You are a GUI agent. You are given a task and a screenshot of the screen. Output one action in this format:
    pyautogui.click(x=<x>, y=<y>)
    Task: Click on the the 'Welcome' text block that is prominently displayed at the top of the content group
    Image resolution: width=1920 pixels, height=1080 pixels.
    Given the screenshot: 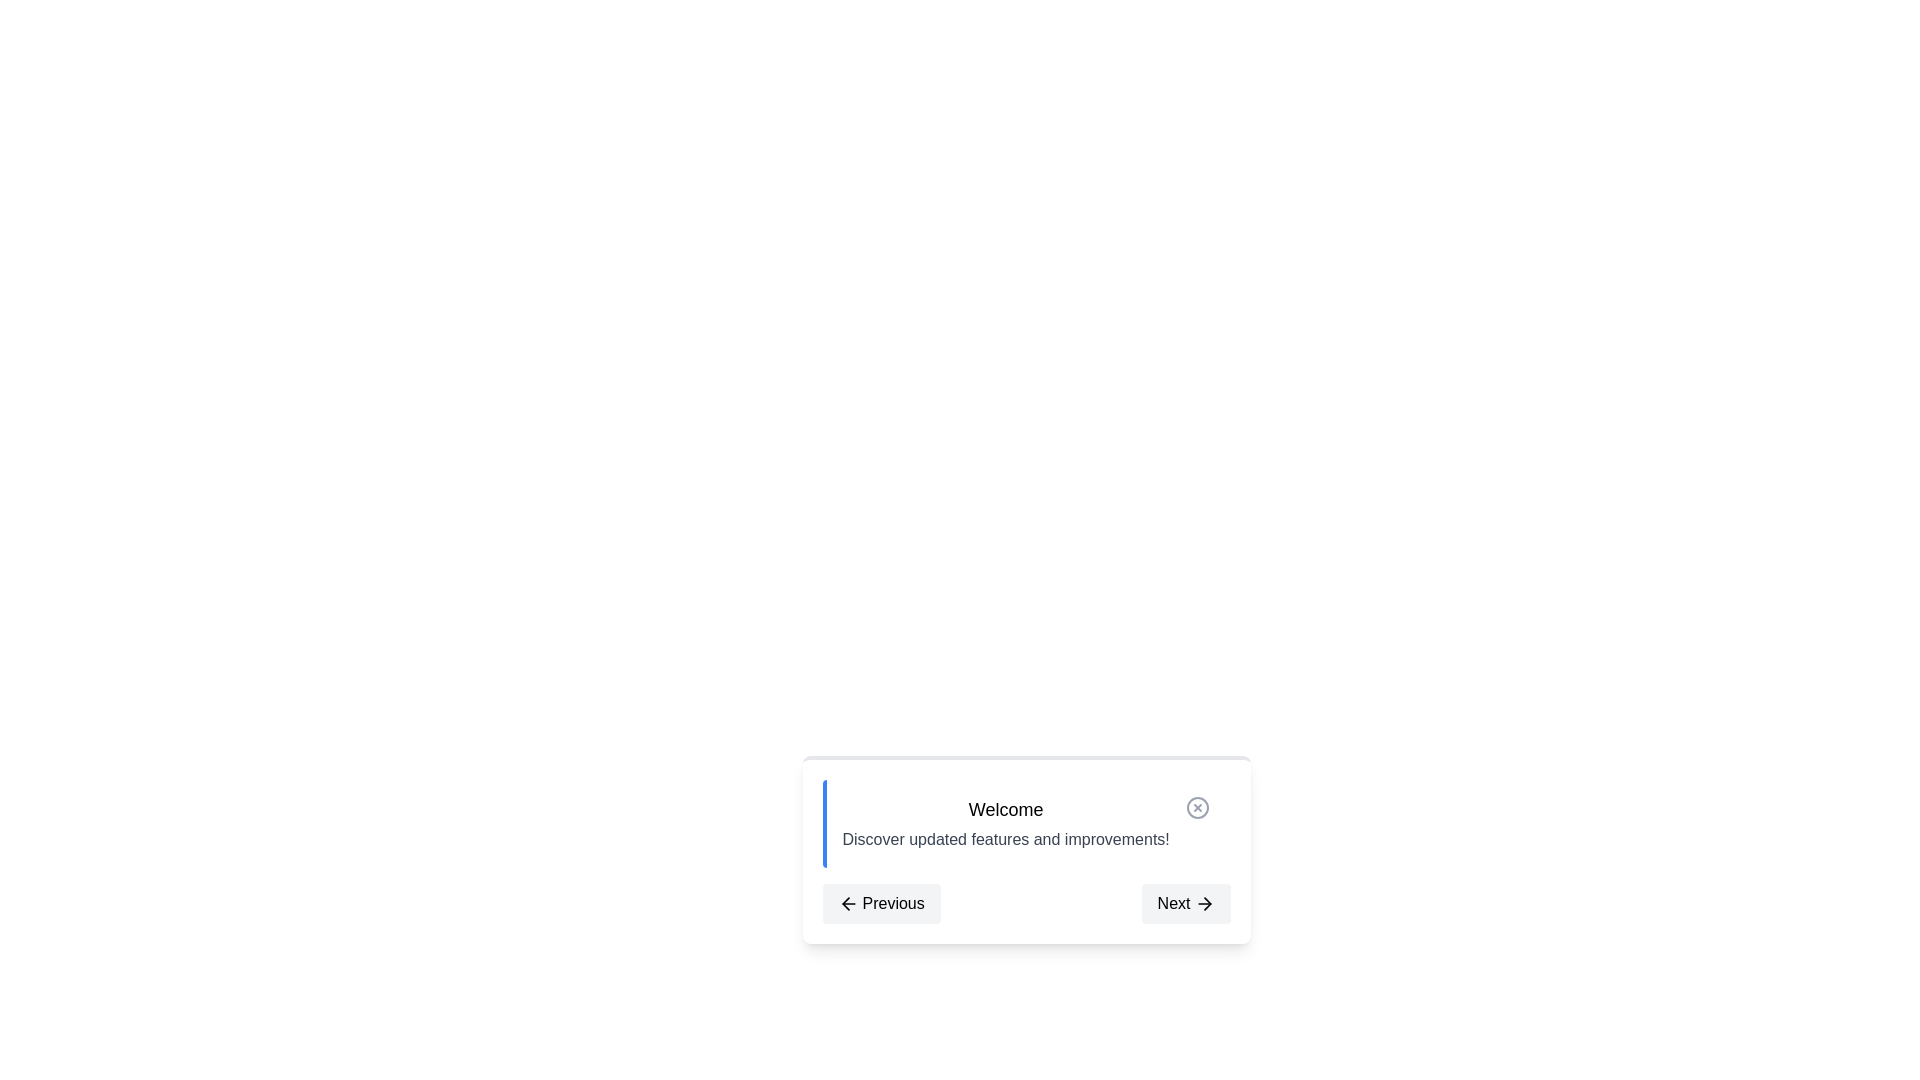 What is the action you would take?
    pyautogui.click(x=1006, y=810)
    